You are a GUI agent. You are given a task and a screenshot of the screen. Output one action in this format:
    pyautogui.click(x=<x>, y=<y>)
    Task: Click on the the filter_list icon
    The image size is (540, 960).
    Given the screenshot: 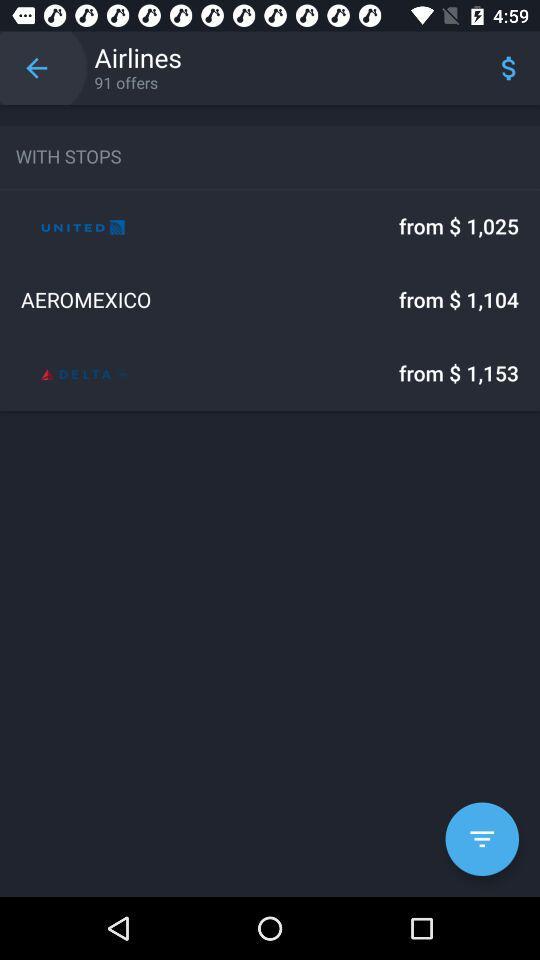 What is the action you would take?
    pyautogui.click(x=481, y=839)
    